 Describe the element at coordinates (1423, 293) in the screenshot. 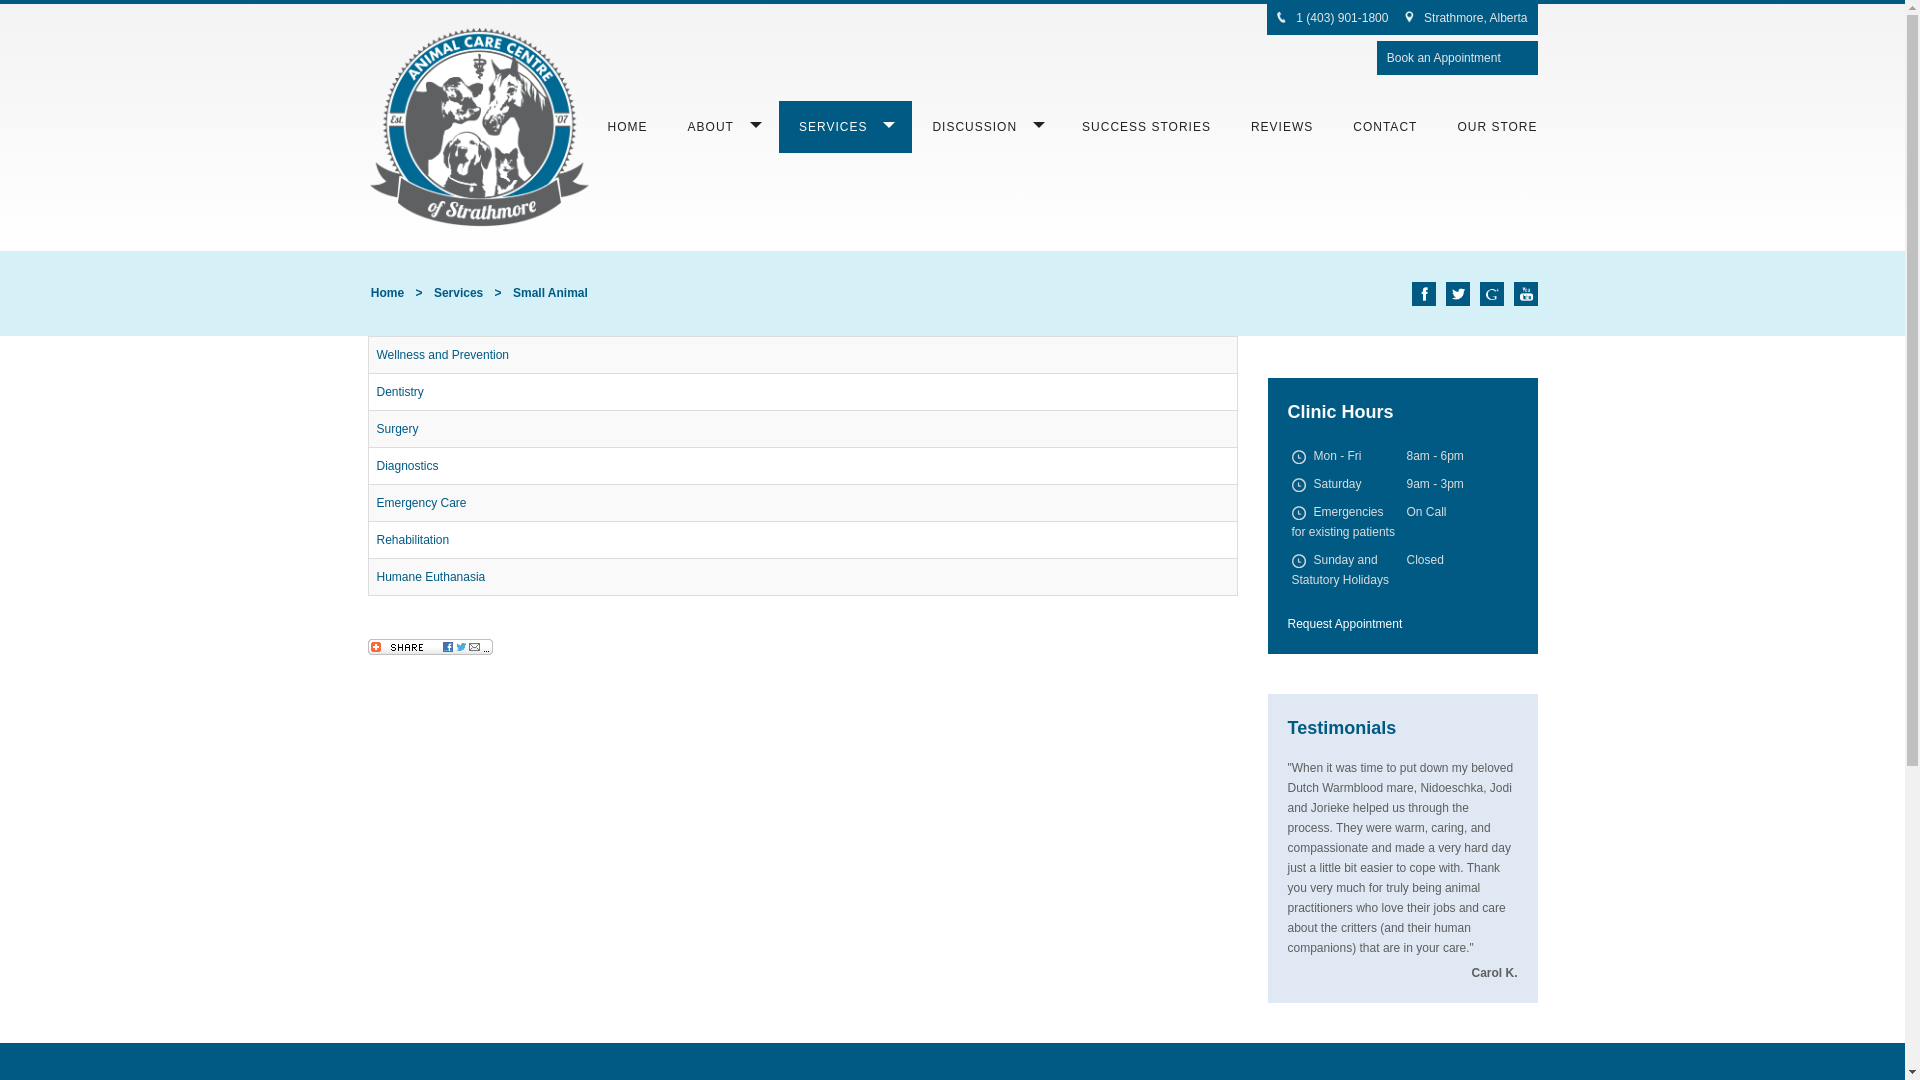

I see `'Facebook'` at that location.